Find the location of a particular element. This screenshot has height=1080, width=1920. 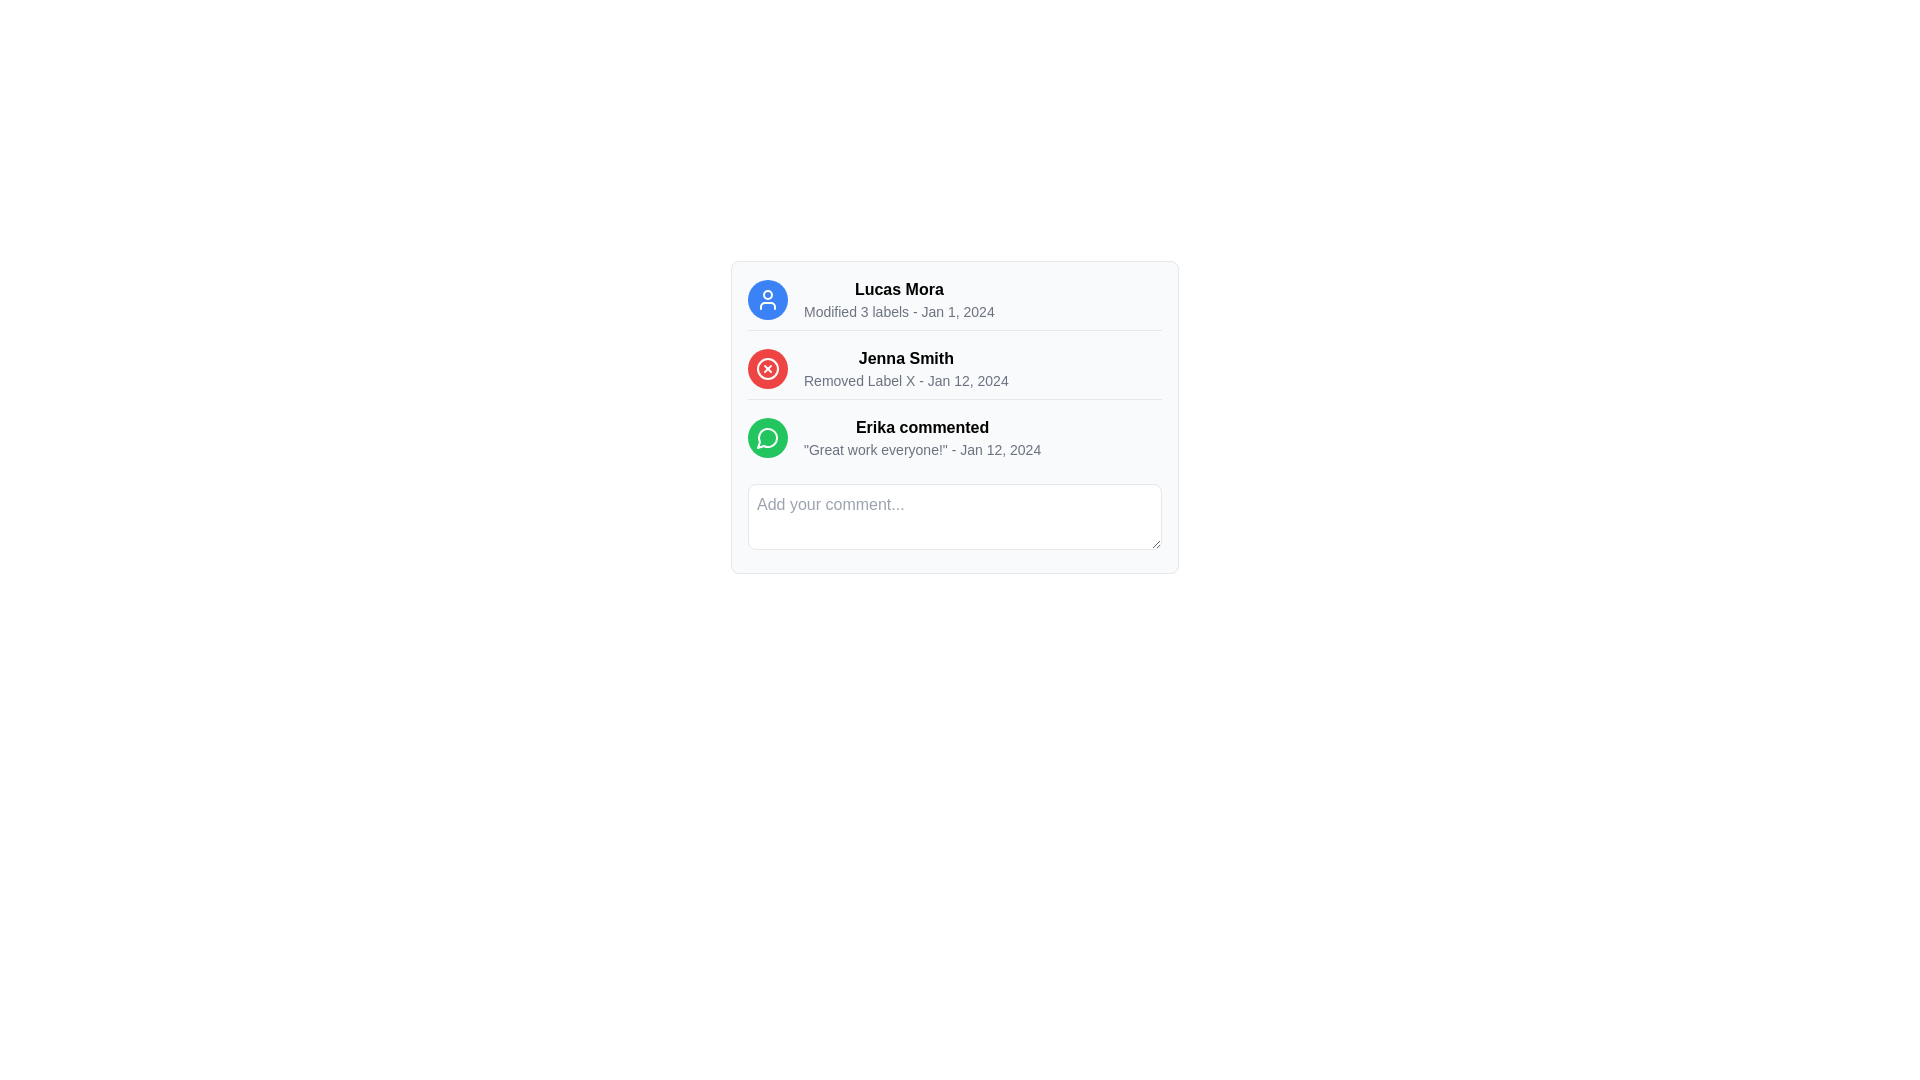

the label that identifies the person associated with the action, positioned between 'Lucas Mora' and 'Erika commented' as the second entry in the list is located at coordinates (905, 357).